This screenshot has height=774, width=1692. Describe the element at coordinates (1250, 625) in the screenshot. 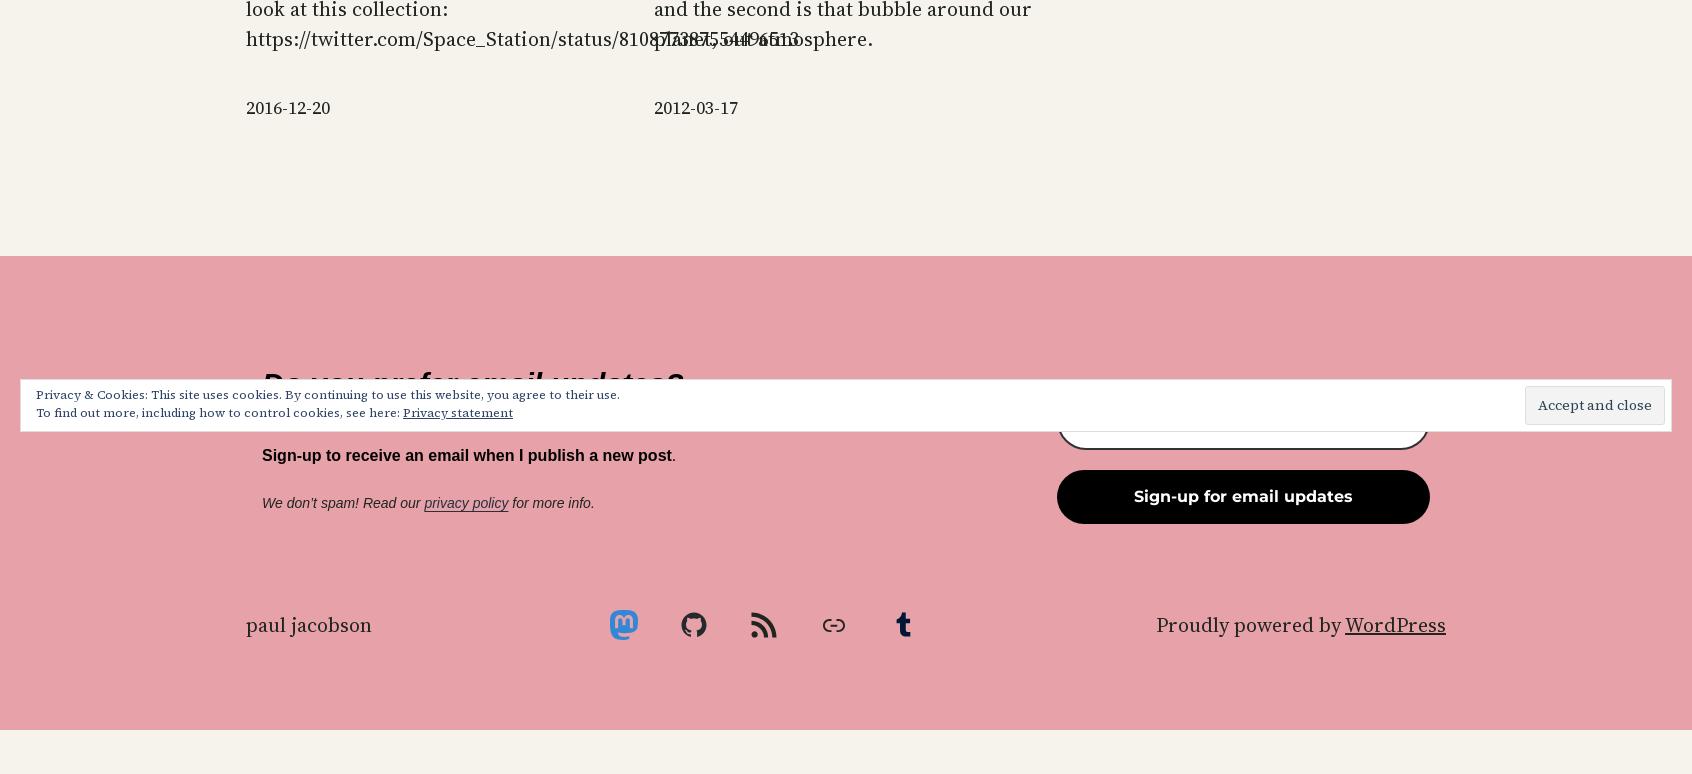

I see `'Proudly powered by'` at that location.